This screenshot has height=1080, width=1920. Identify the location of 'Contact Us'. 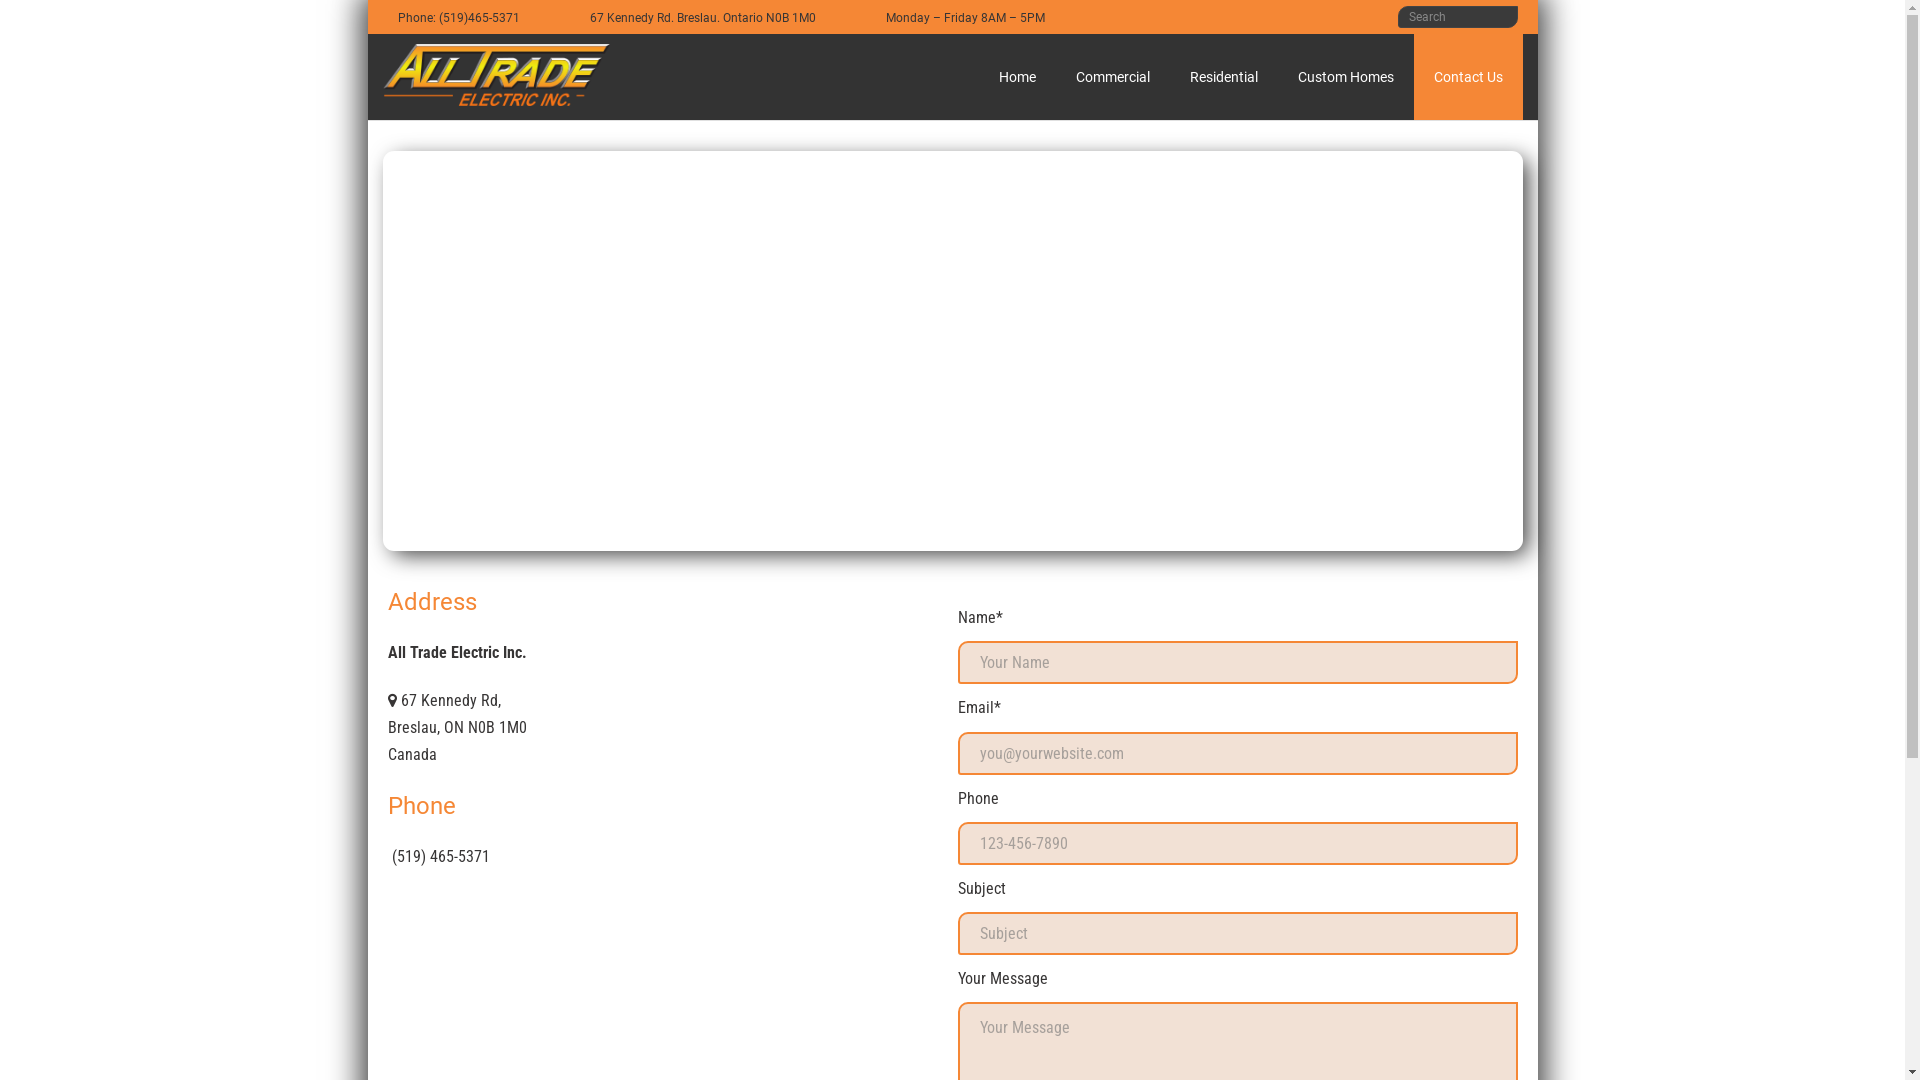
(1468, 76).